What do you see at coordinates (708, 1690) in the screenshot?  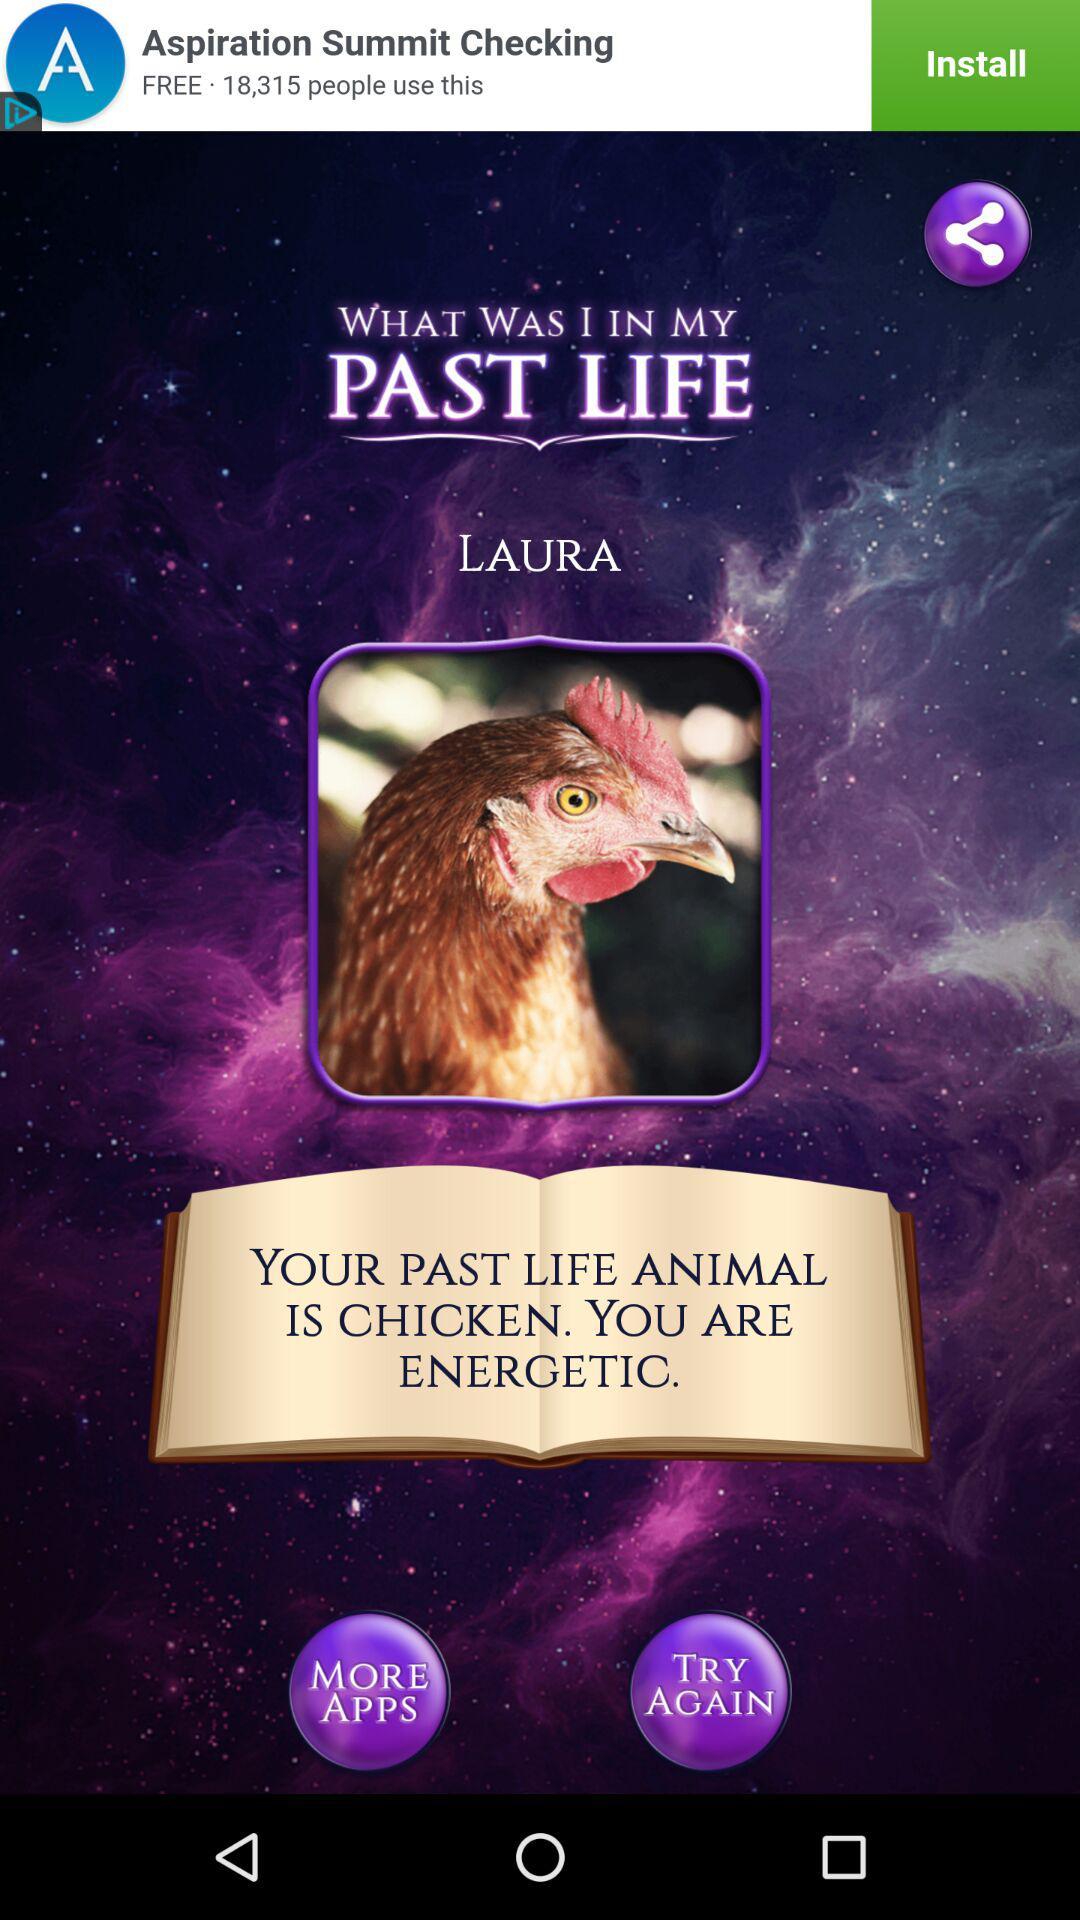 I see `try again option` at bounding box center [708, 1690].